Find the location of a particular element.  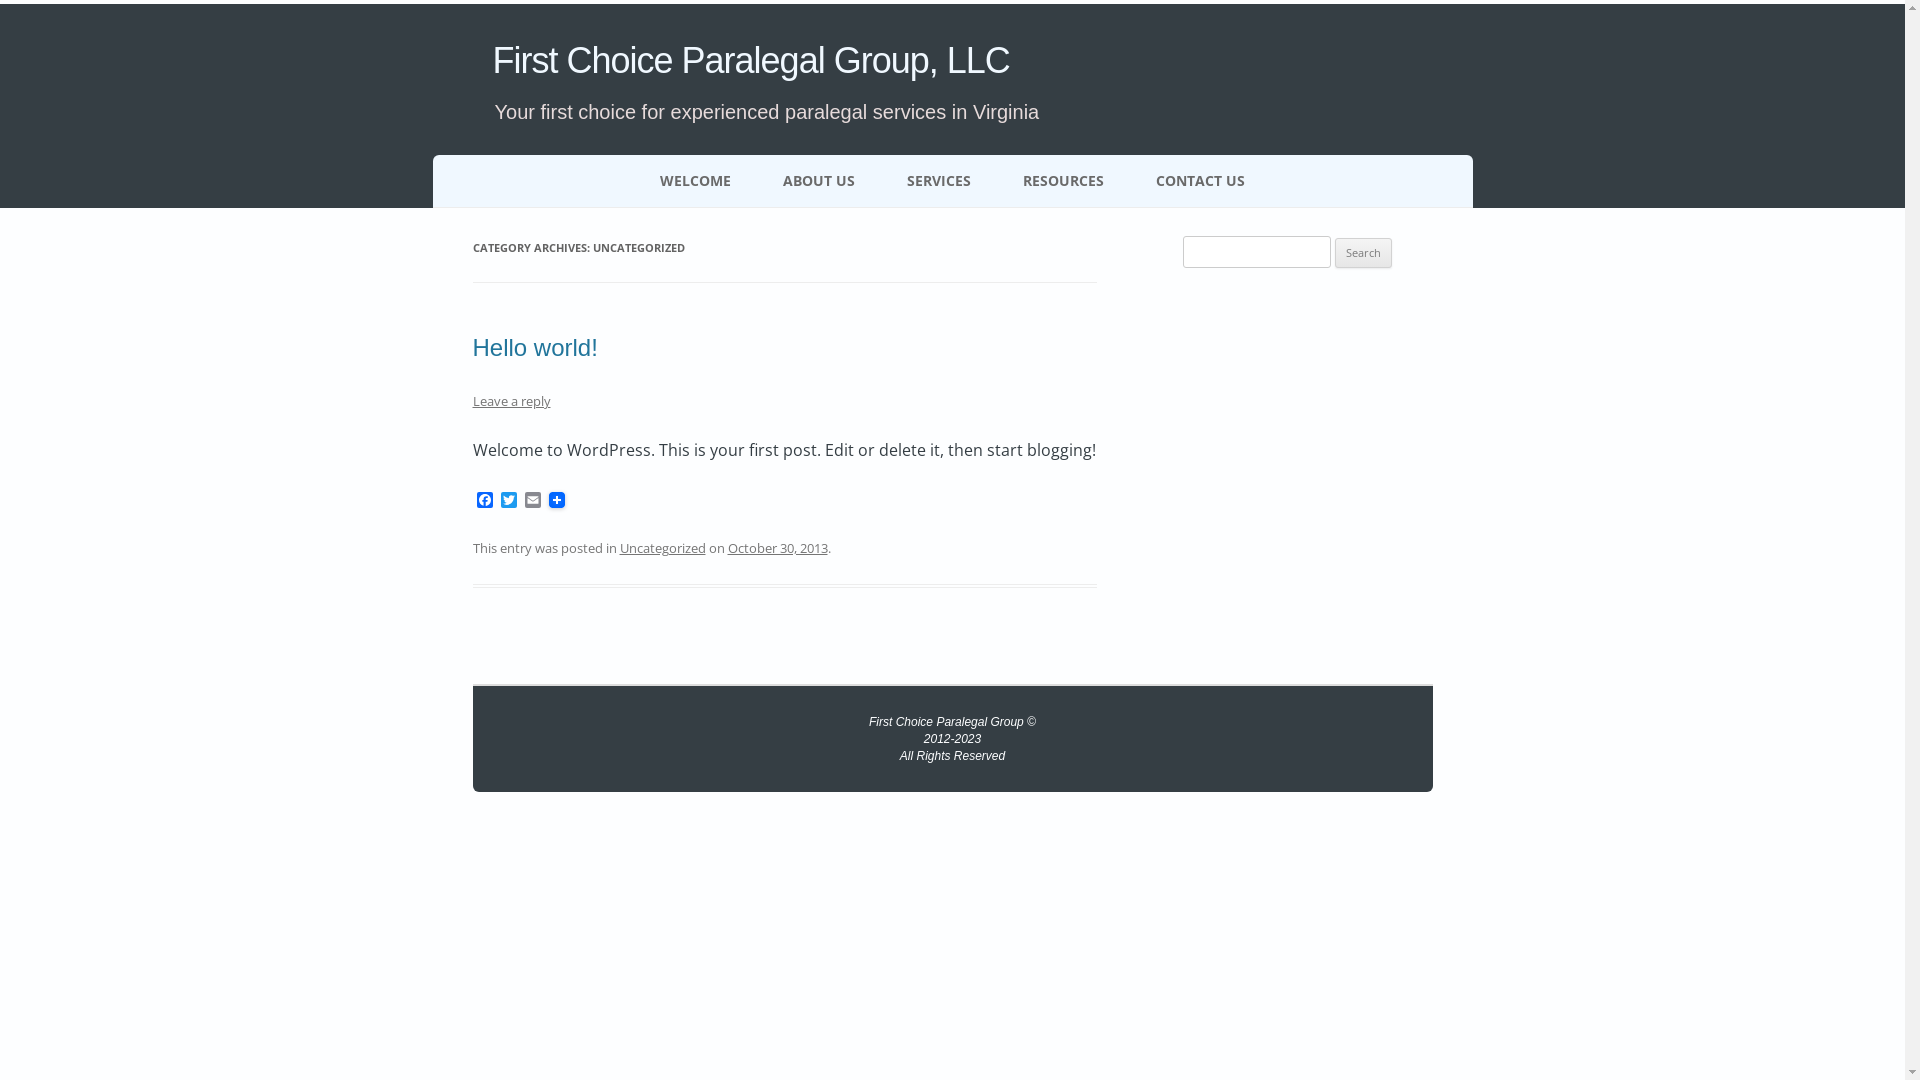

'Twitter' is located at coordinates (495, 500).